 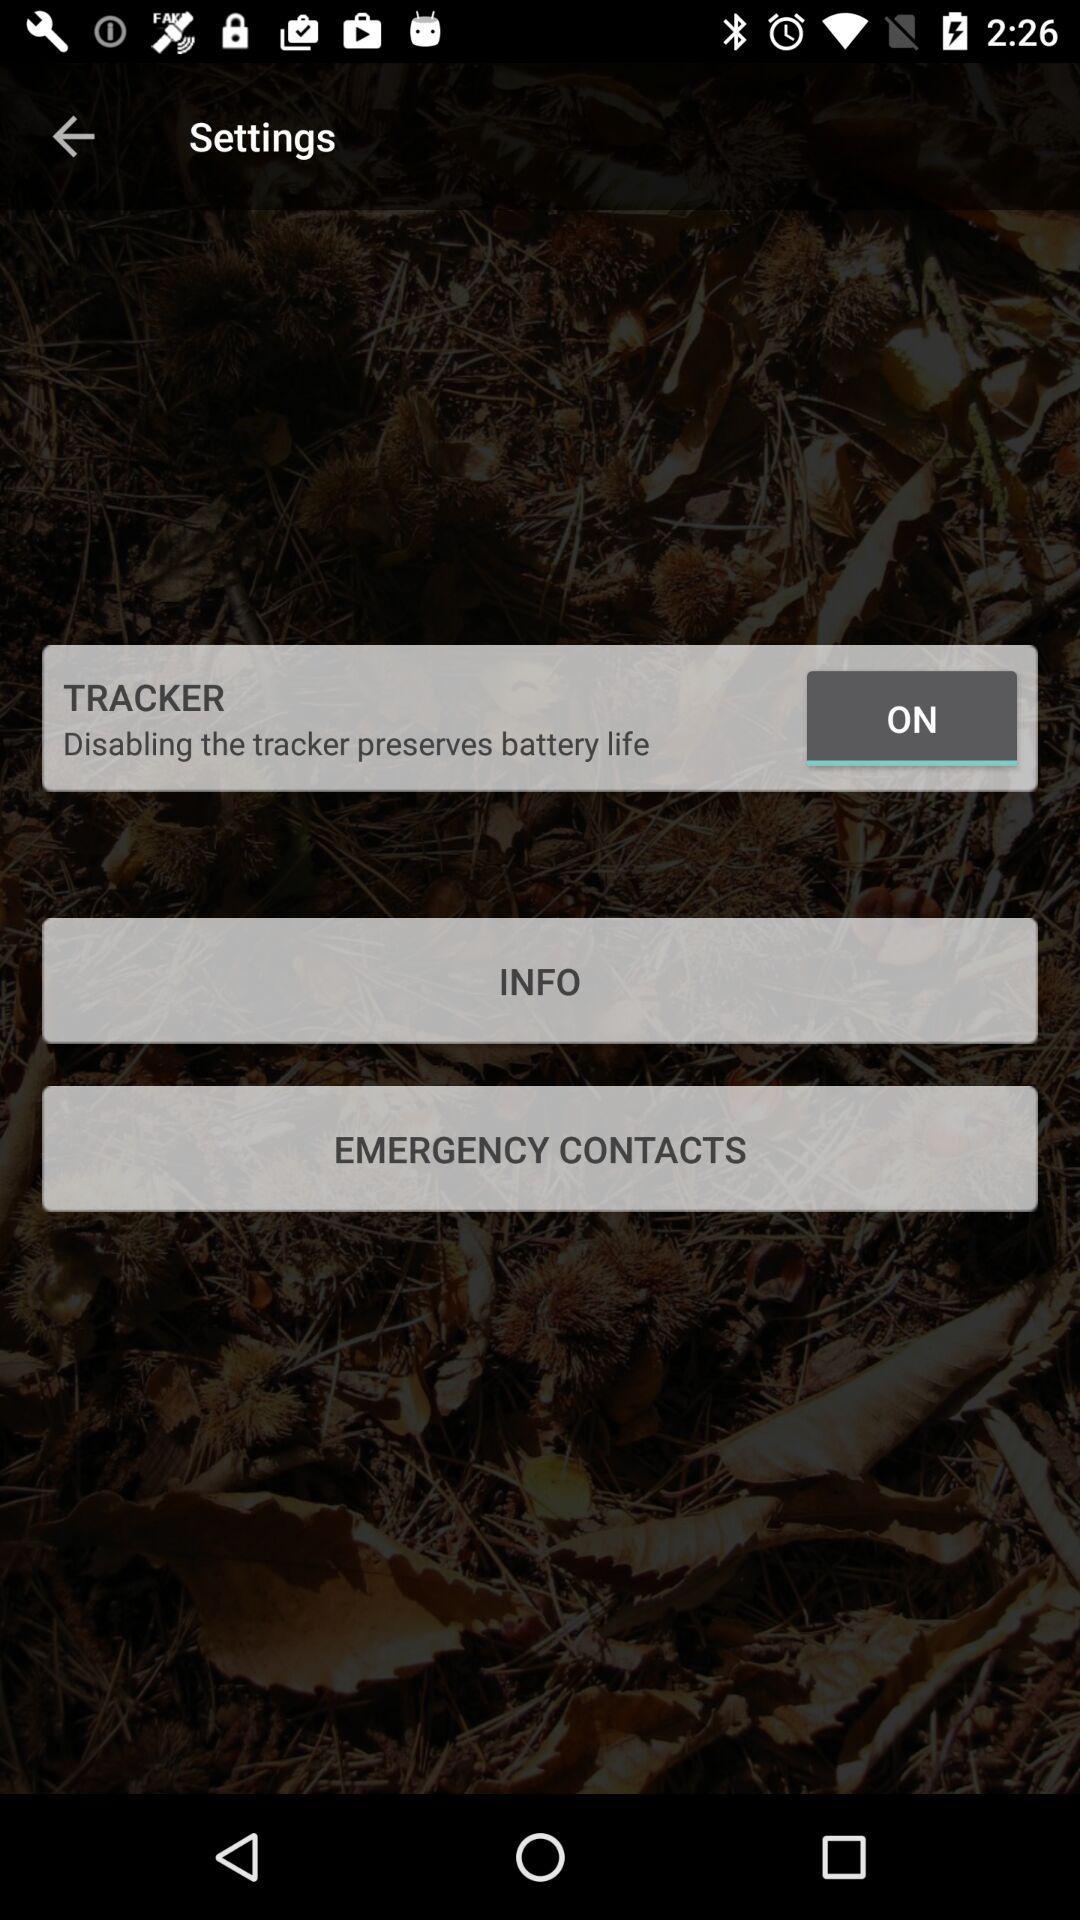 What do you see at coordinates (911, 718) in the screenshot?
I see `item on the right` at bounding box center [911, 718].